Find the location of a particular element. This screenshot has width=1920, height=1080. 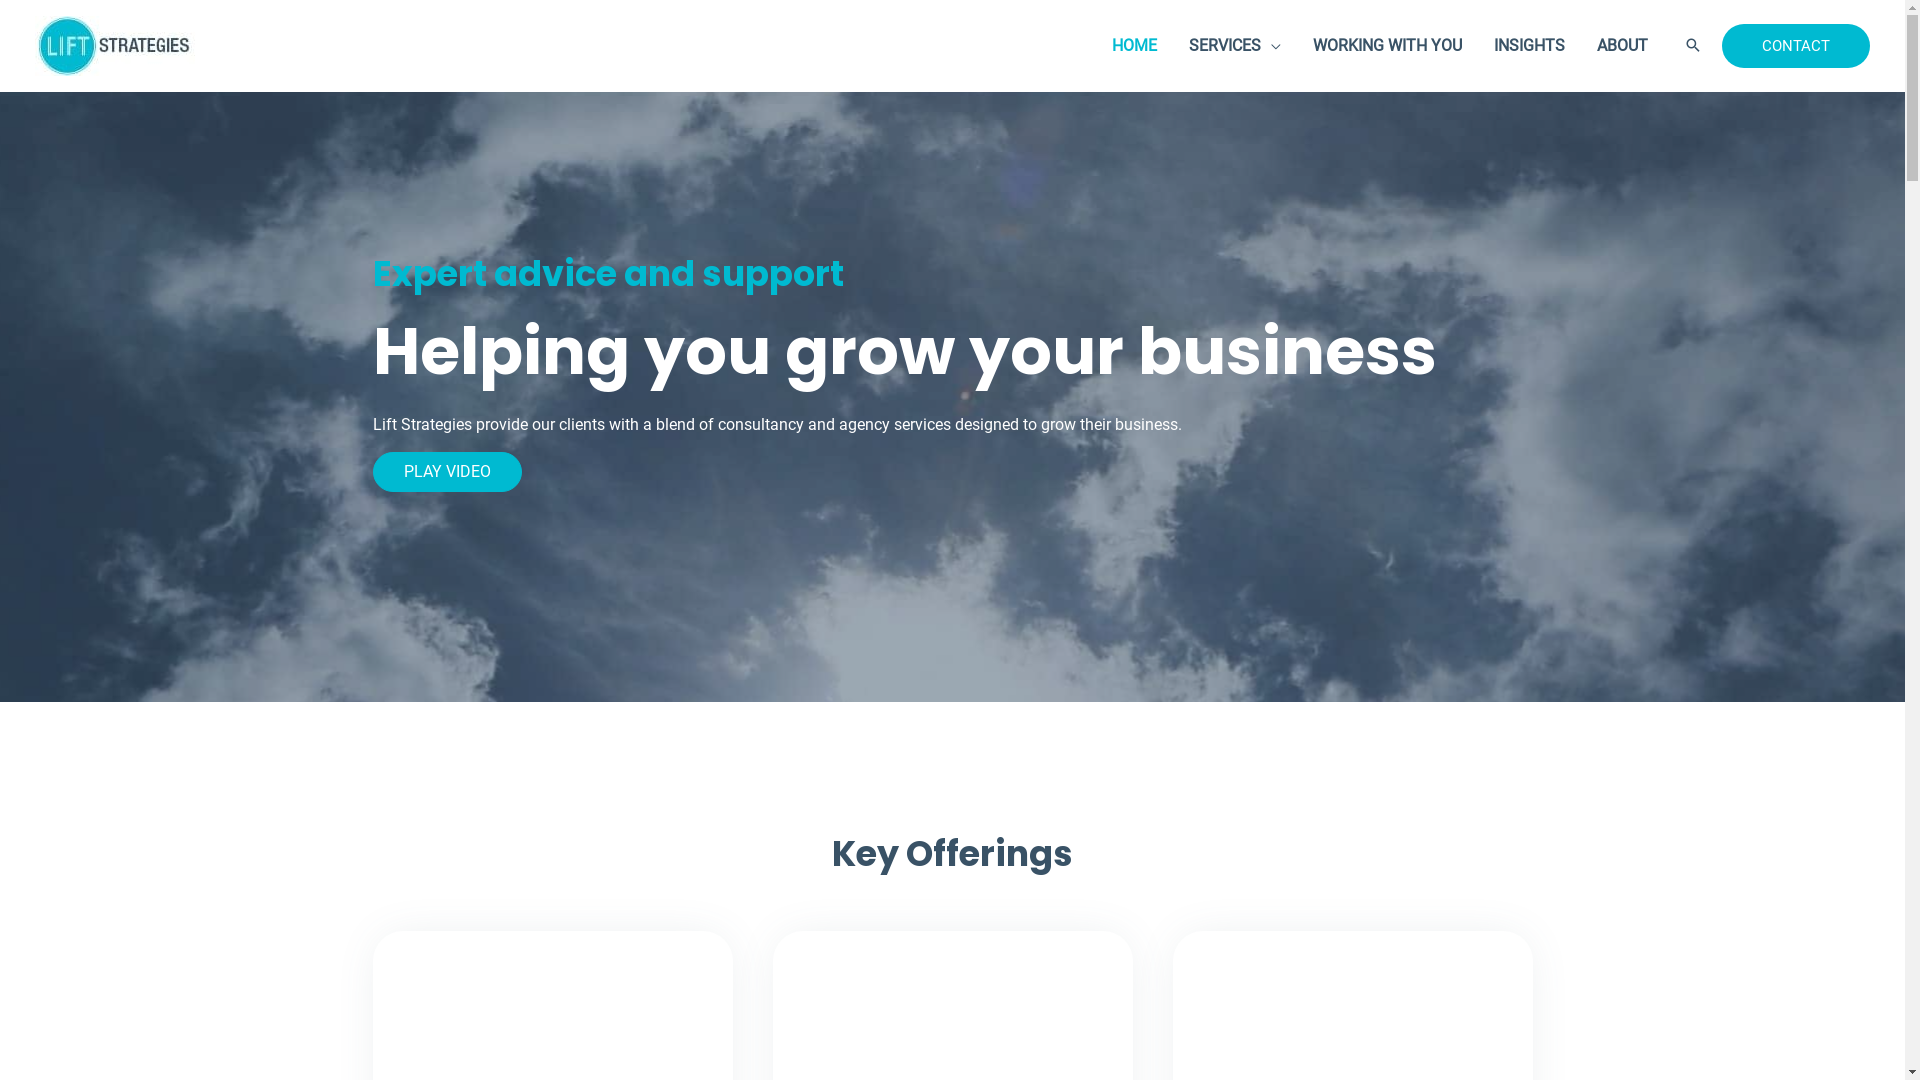

'ABOUT' is located at coordinates (1622, 45).